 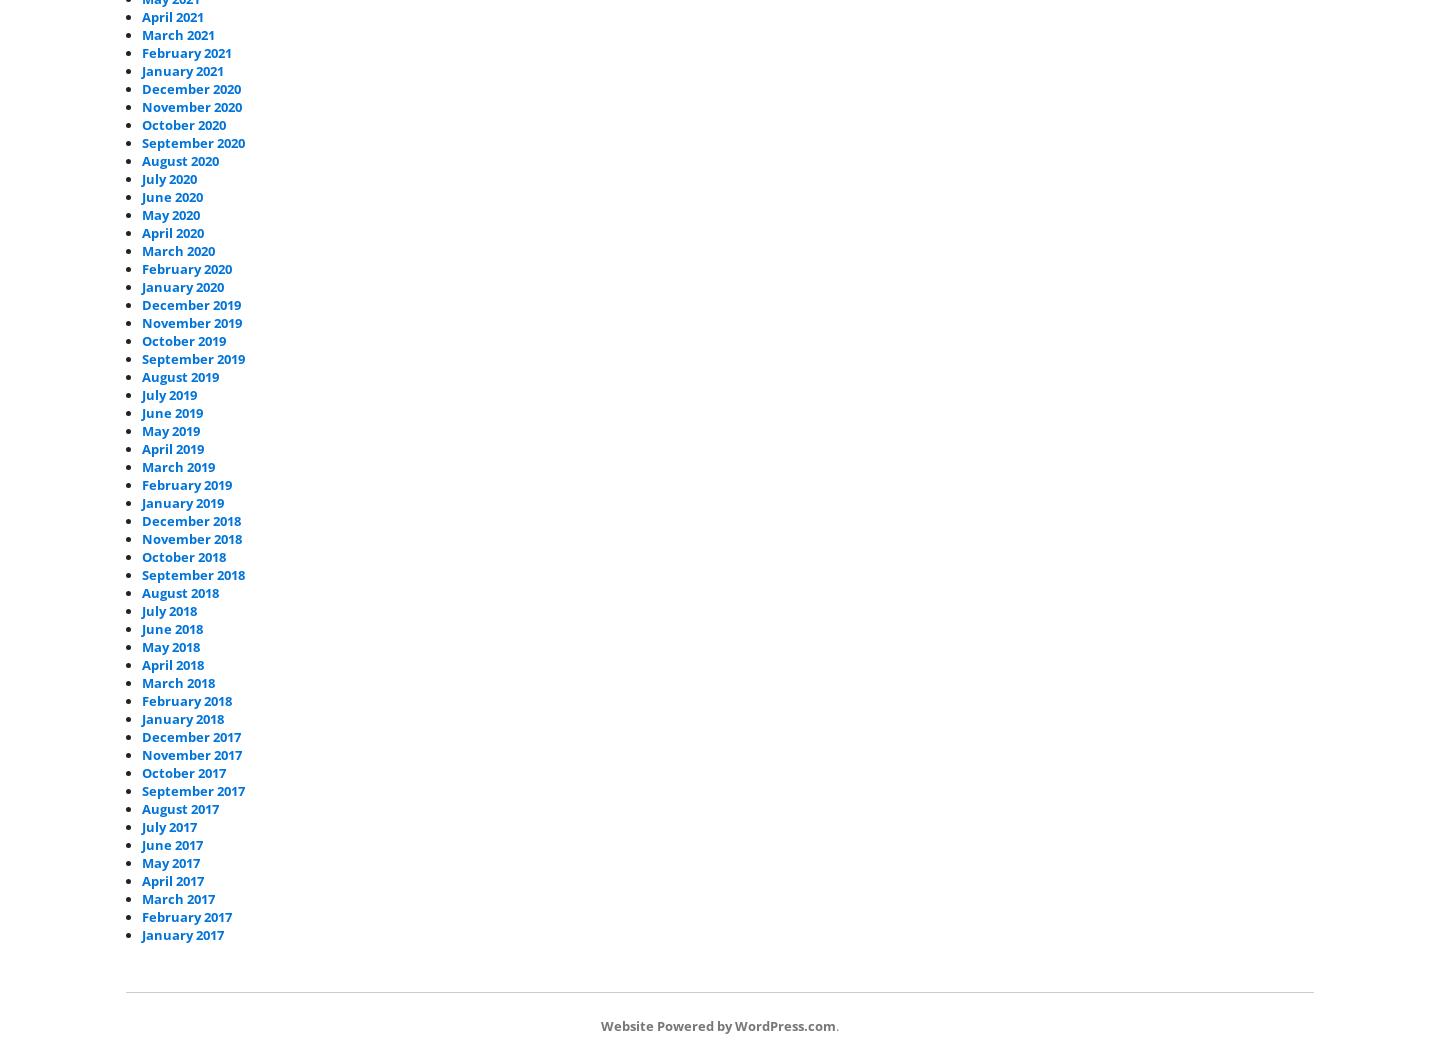 I want to click on 'December 2017', so click(x=191, y=736).